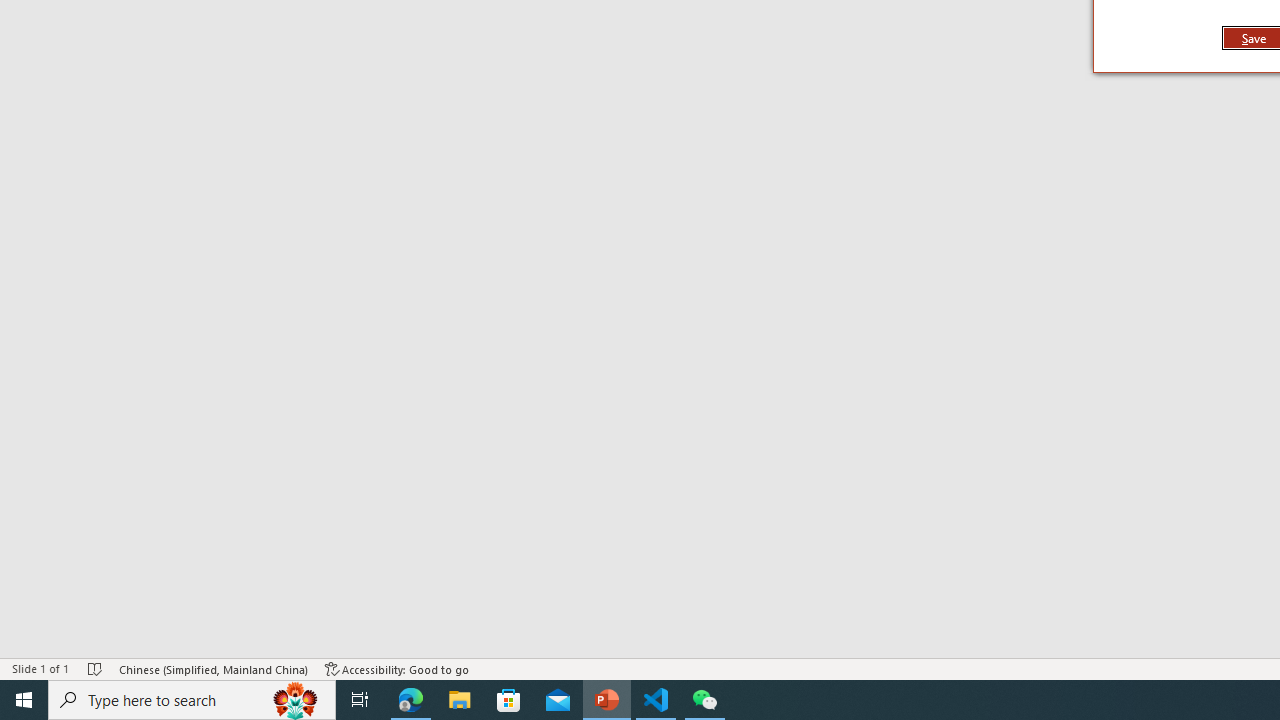 Image resolution: width=1280 pixels, height=720 pixels. Describe the element at coordinates (410, 698) in the screenshot. I see `'Microsoft Edge - 1 running window'` at that location.